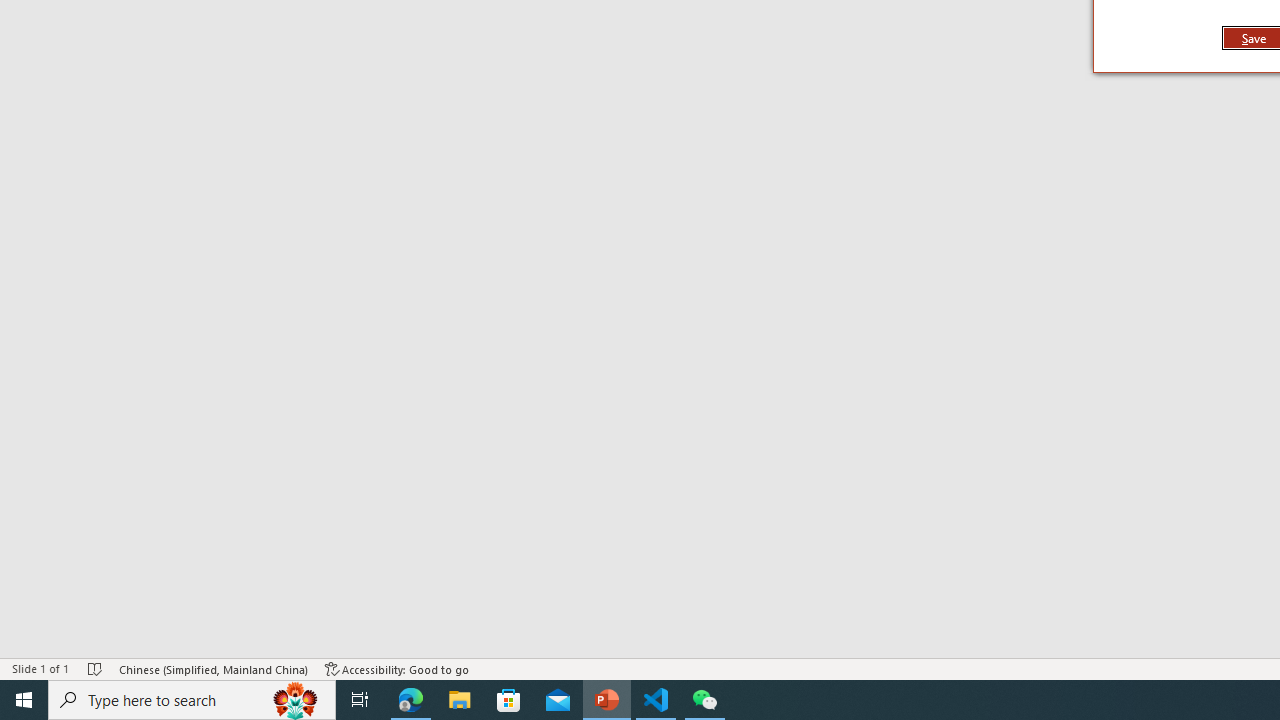 Image resolution: width=1280 pixels, height=720 pixels. Describe the element at coordinates (410, 698) in the screenshot. I see `'Microsoft Edge - 1 running window'` at that location.